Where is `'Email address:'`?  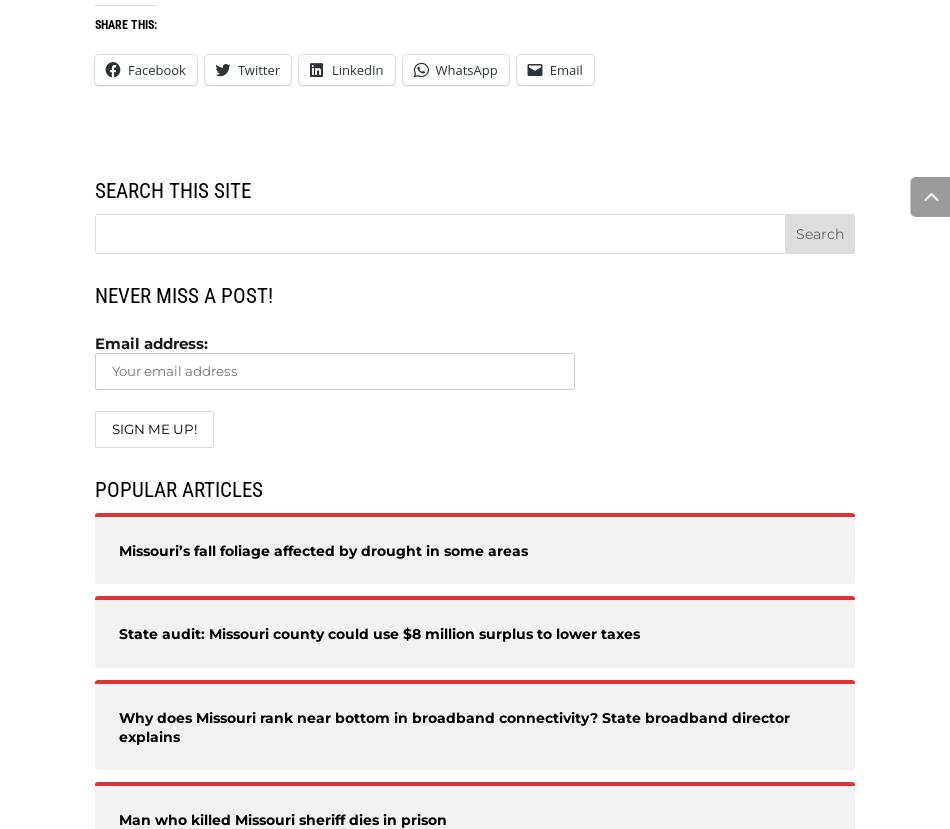
'Email address:' is located at coordinates (151, 341).